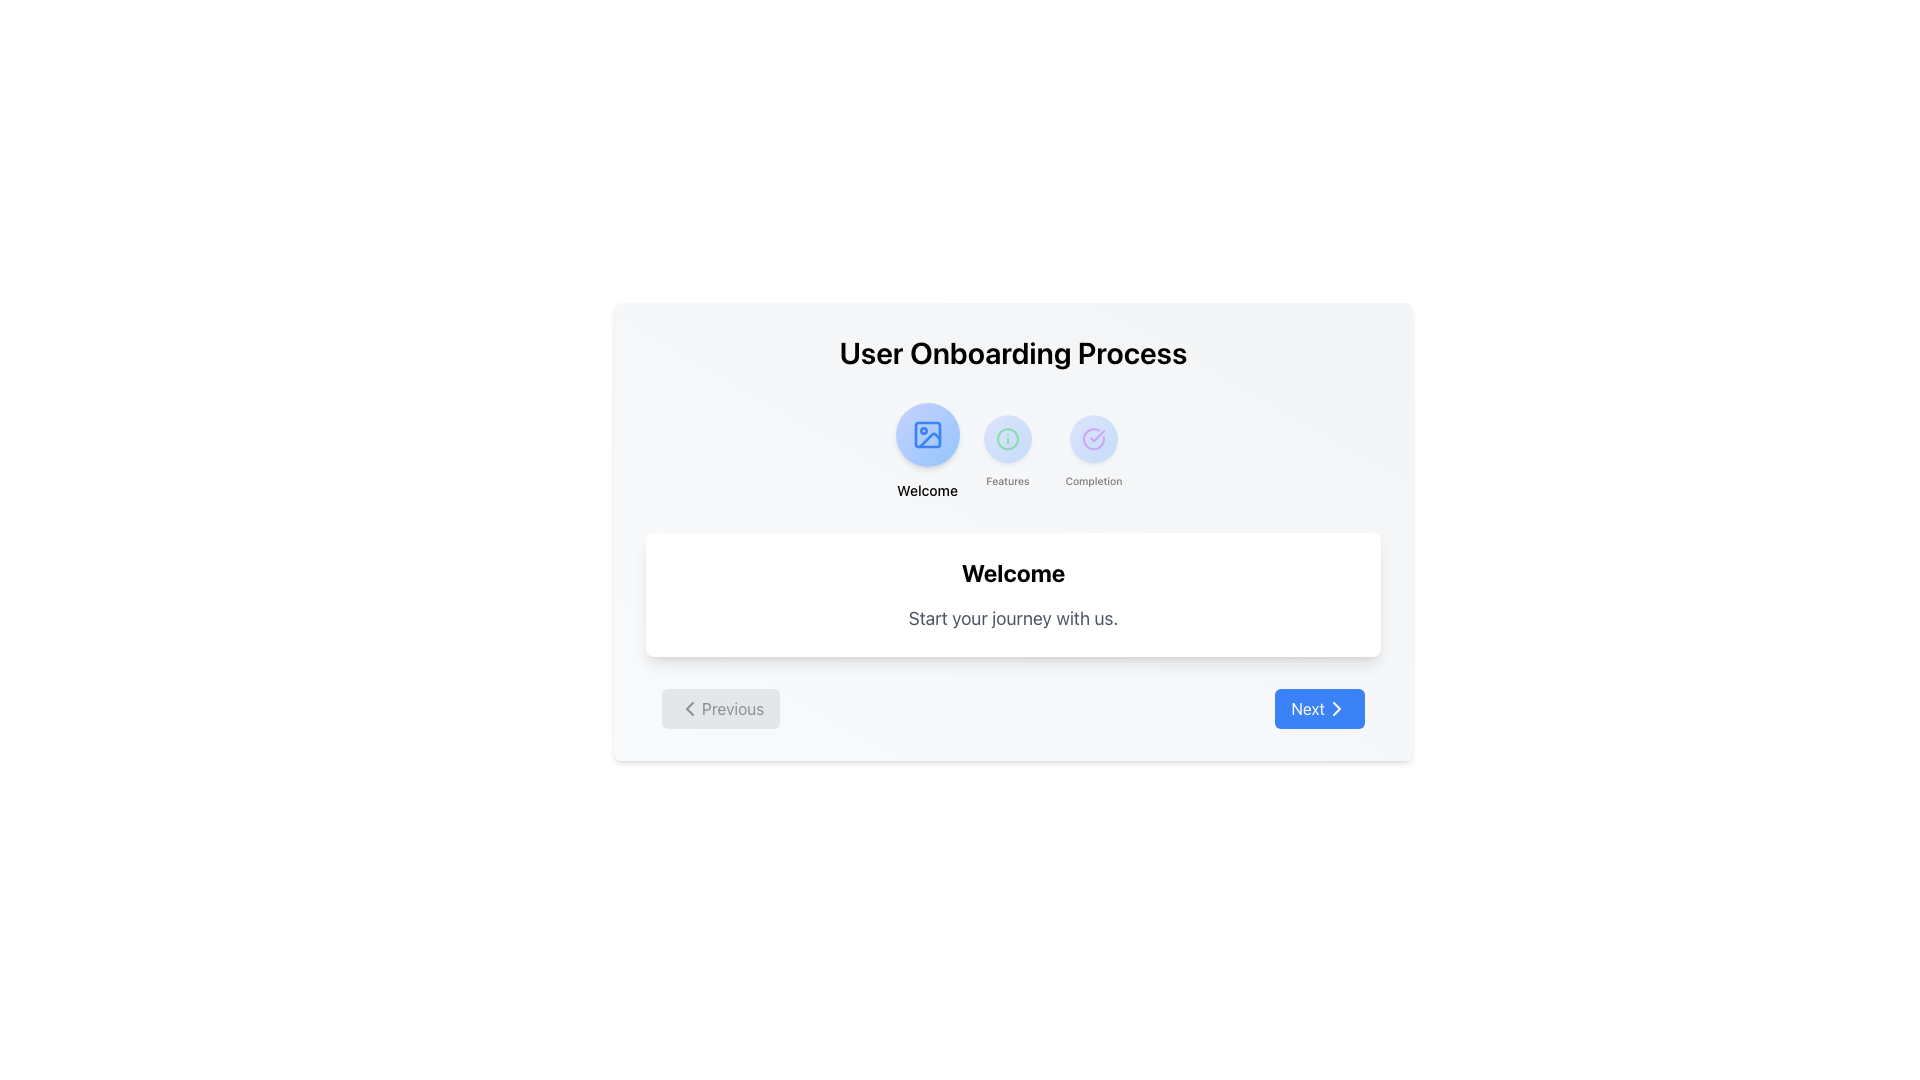 The width and height of the screenshot is (1920, 1080). Describe the element at coordinates (926, 434) in the screenshot. I see `the Vector Icon inside the 'Welcome' task button` at that location.